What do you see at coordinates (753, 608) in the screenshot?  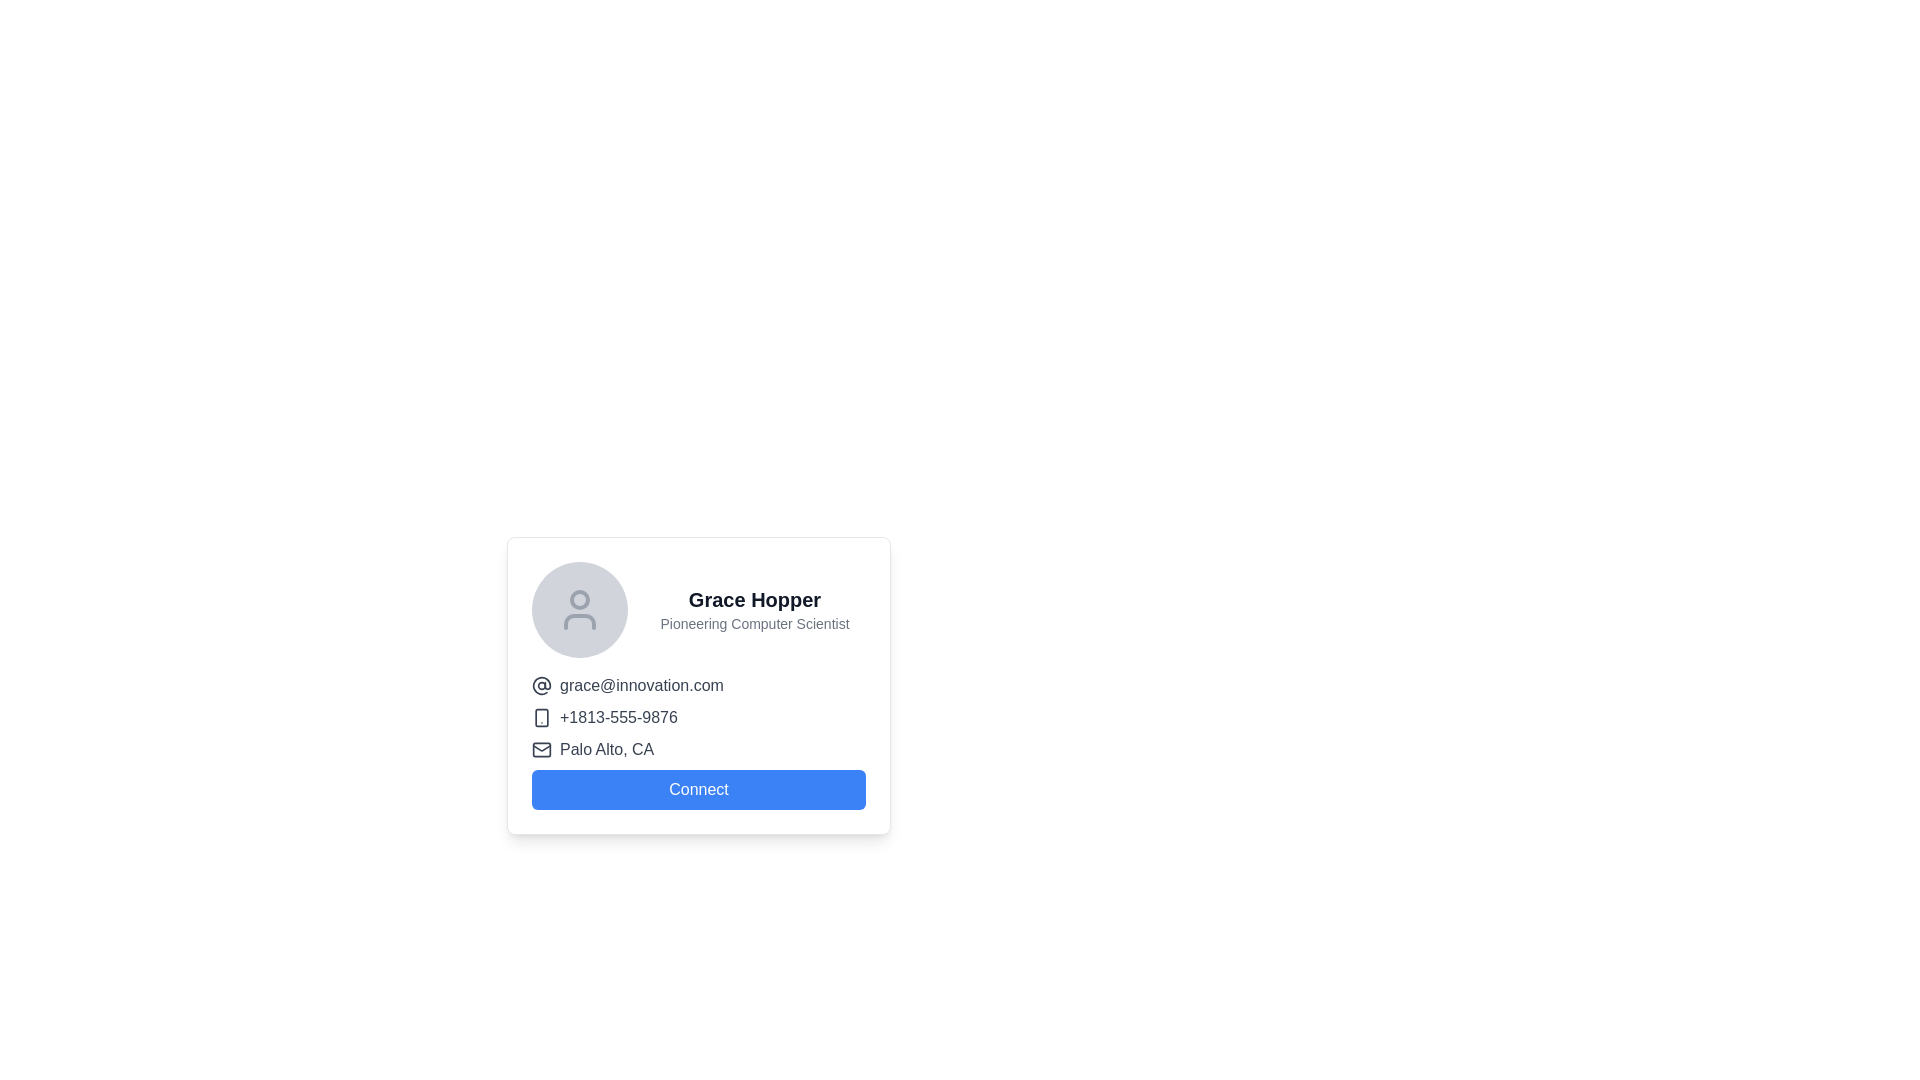 I see `the text display that shows 'Grace Hopper' and 'Pioneering Computer Scientist', located next to the circular avatar image in the profile card layout` at bounding box center [753, 608].